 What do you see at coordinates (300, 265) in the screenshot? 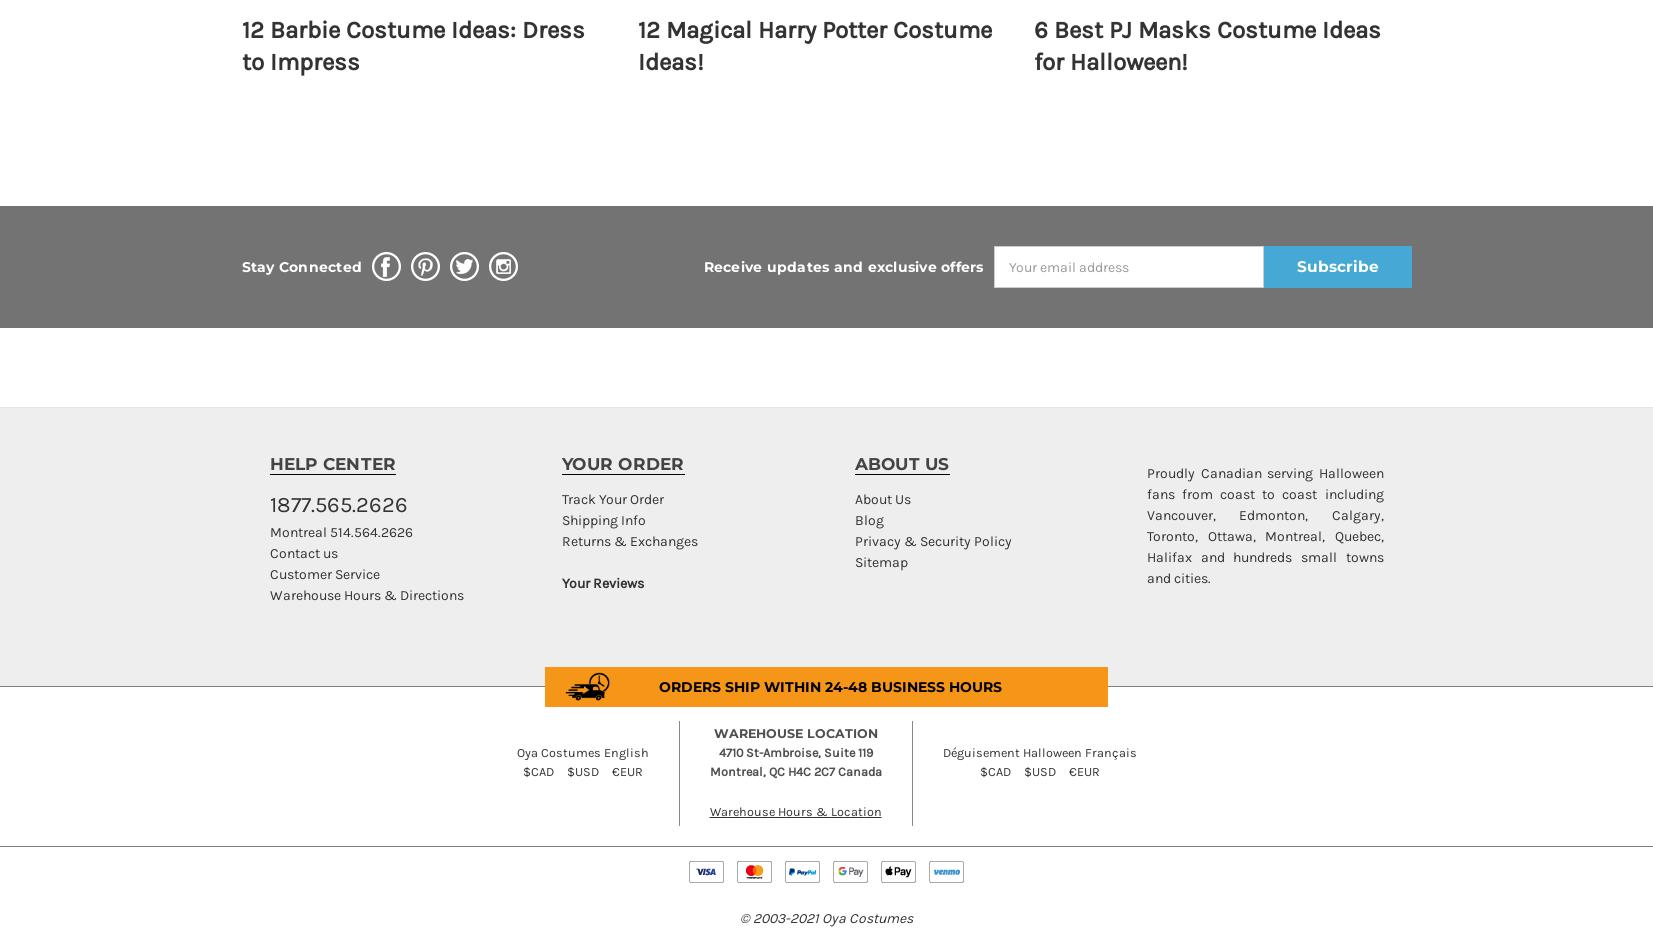
I see `'Stay Connected'` at bounding box center [300, 265].